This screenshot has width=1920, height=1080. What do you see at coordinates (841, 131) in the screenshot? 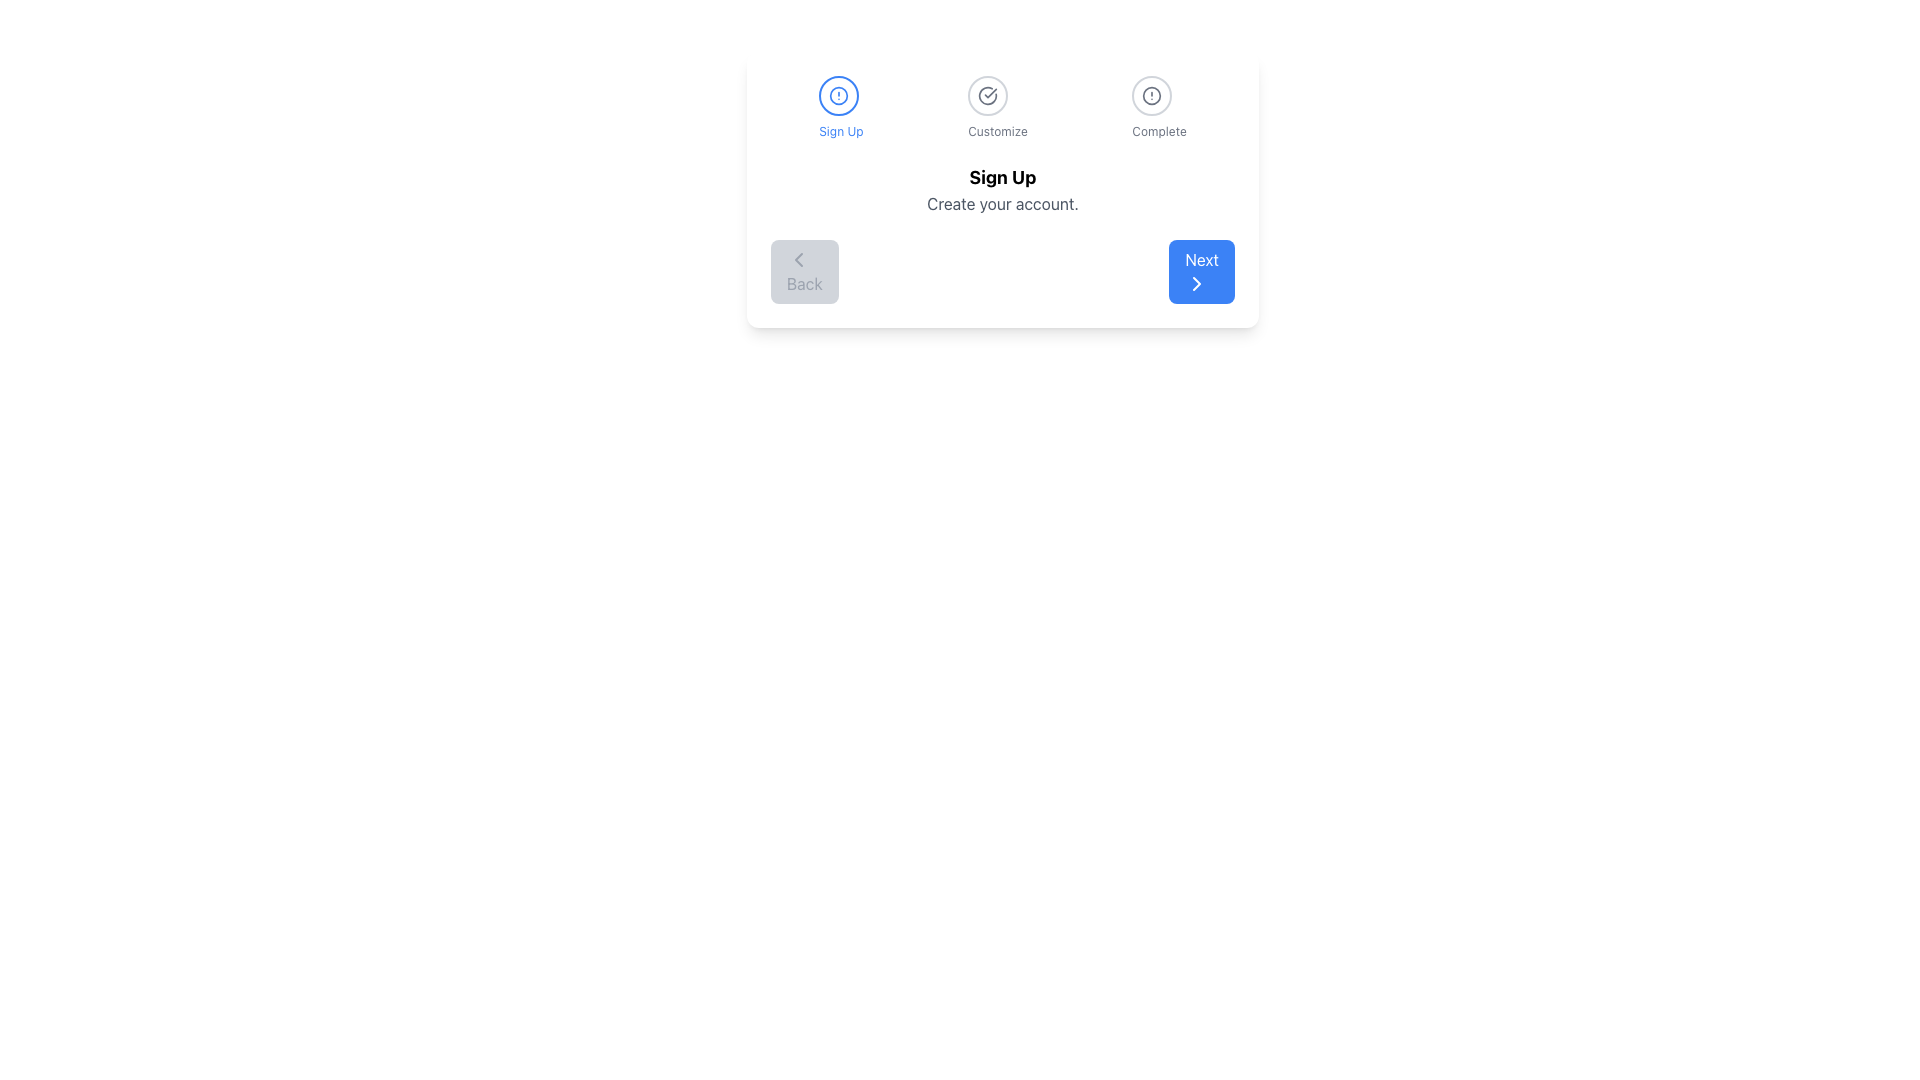
I see `the text label that serves as the title for the first step in a multi-step process, located beneath the circular icon with an 'i' symbol` at bounding box center [841, 131].